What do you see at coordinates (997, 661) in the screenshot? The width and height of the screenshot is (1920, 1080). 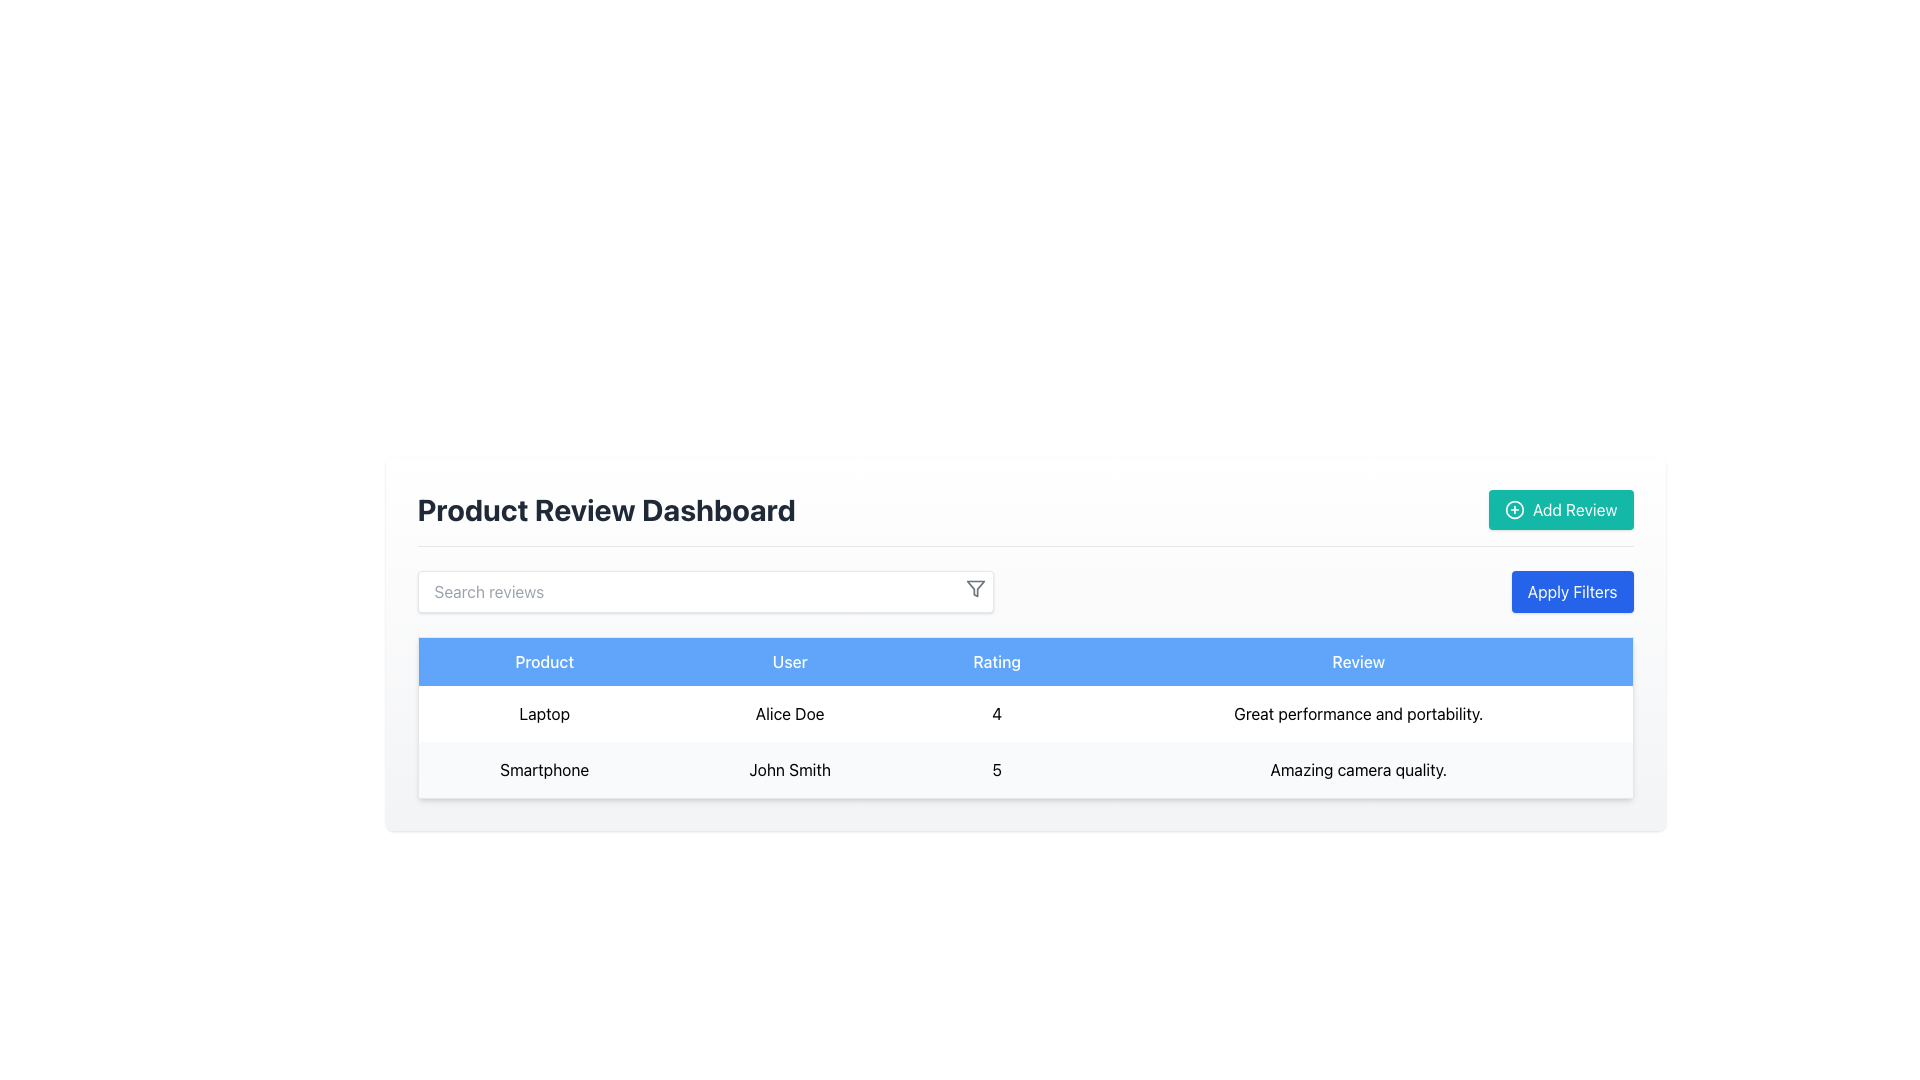 I see `the static text label with the text 'Rating' which is located in the third column header of a four-column table, centered horizontally and vertically against a blue background` at bounding box center [997, 661].